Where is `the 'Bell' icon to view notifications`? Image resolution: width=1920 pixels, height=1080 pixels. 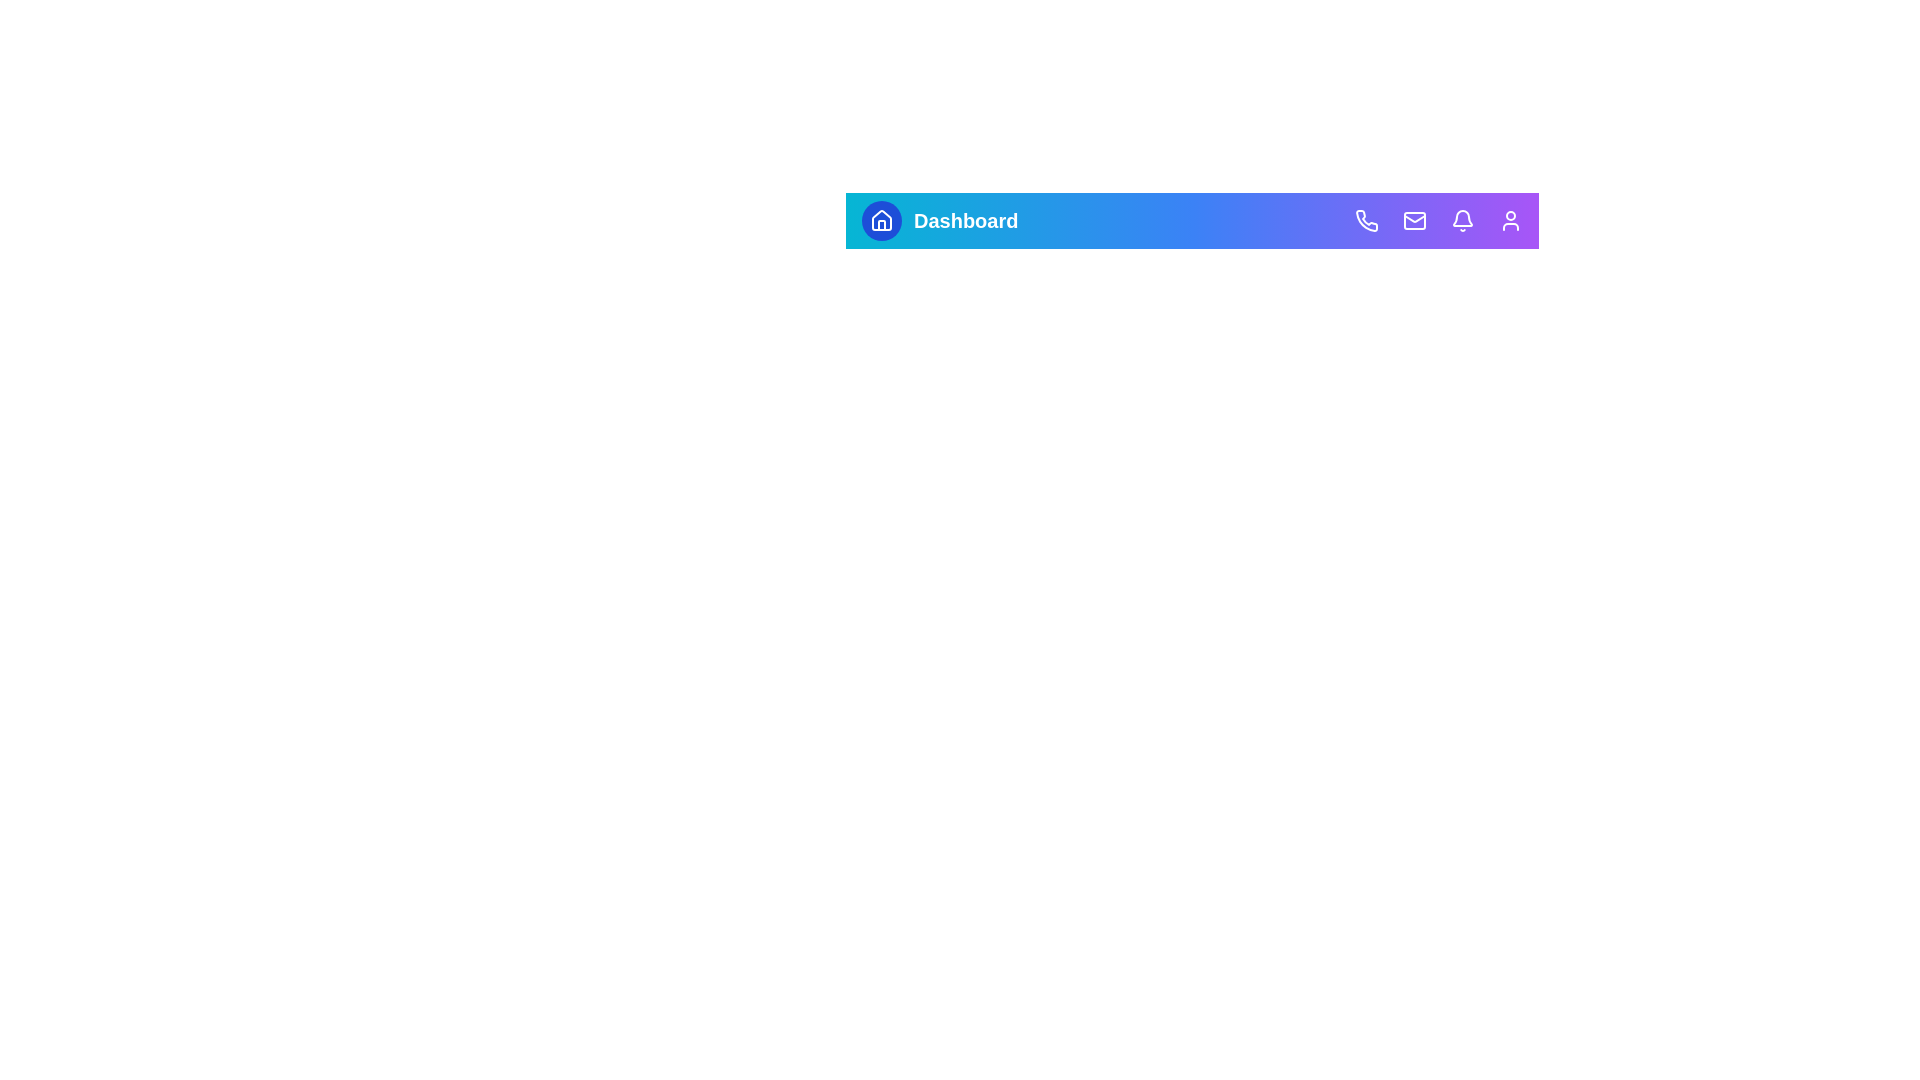 the 'Bell' icon to view notifications is located at coordinates (1463, 220).